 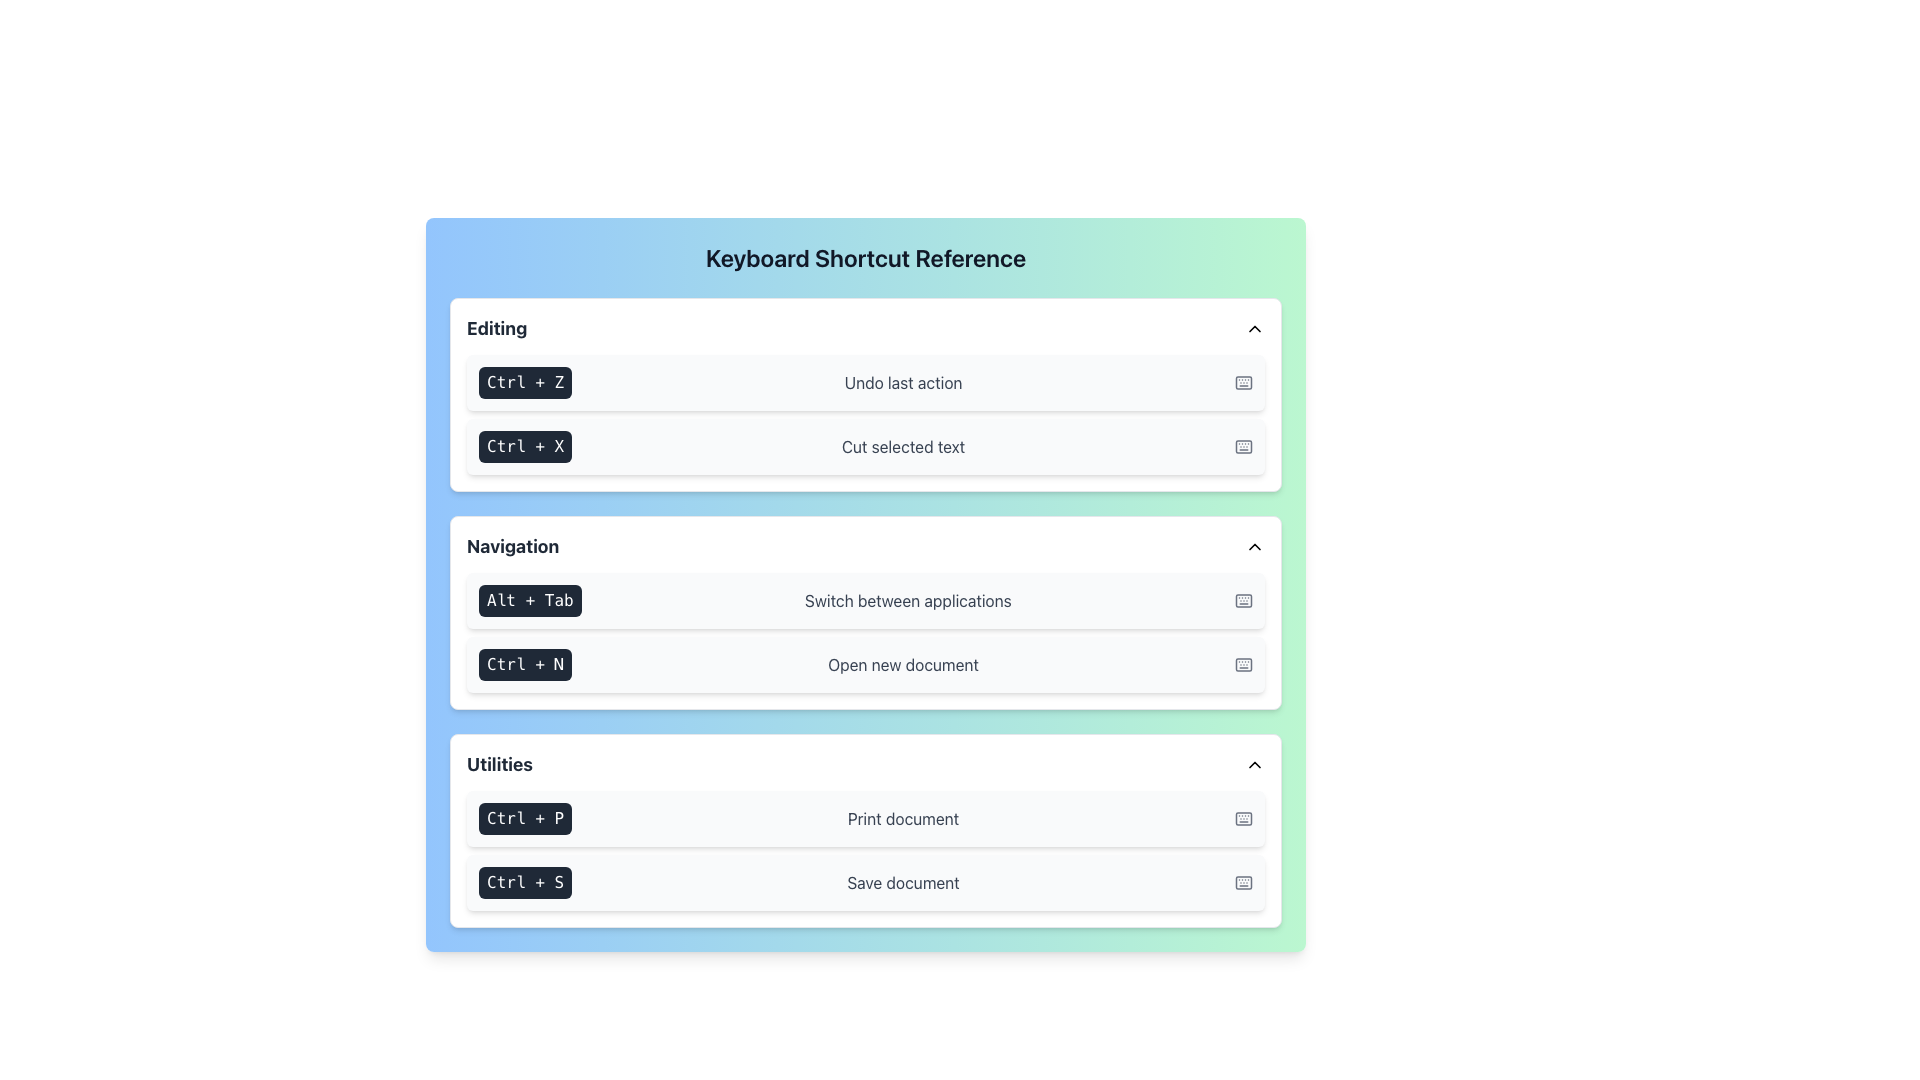 What do you see at coordinates (525, 882) in the screenshot?
I see `the label displaying the keyboard shortcut 'Ctrl + S' located in the 'Utilities' section, which is the second entry and aligns horizontally with 'Save document'` at bounding box center [525, 882].